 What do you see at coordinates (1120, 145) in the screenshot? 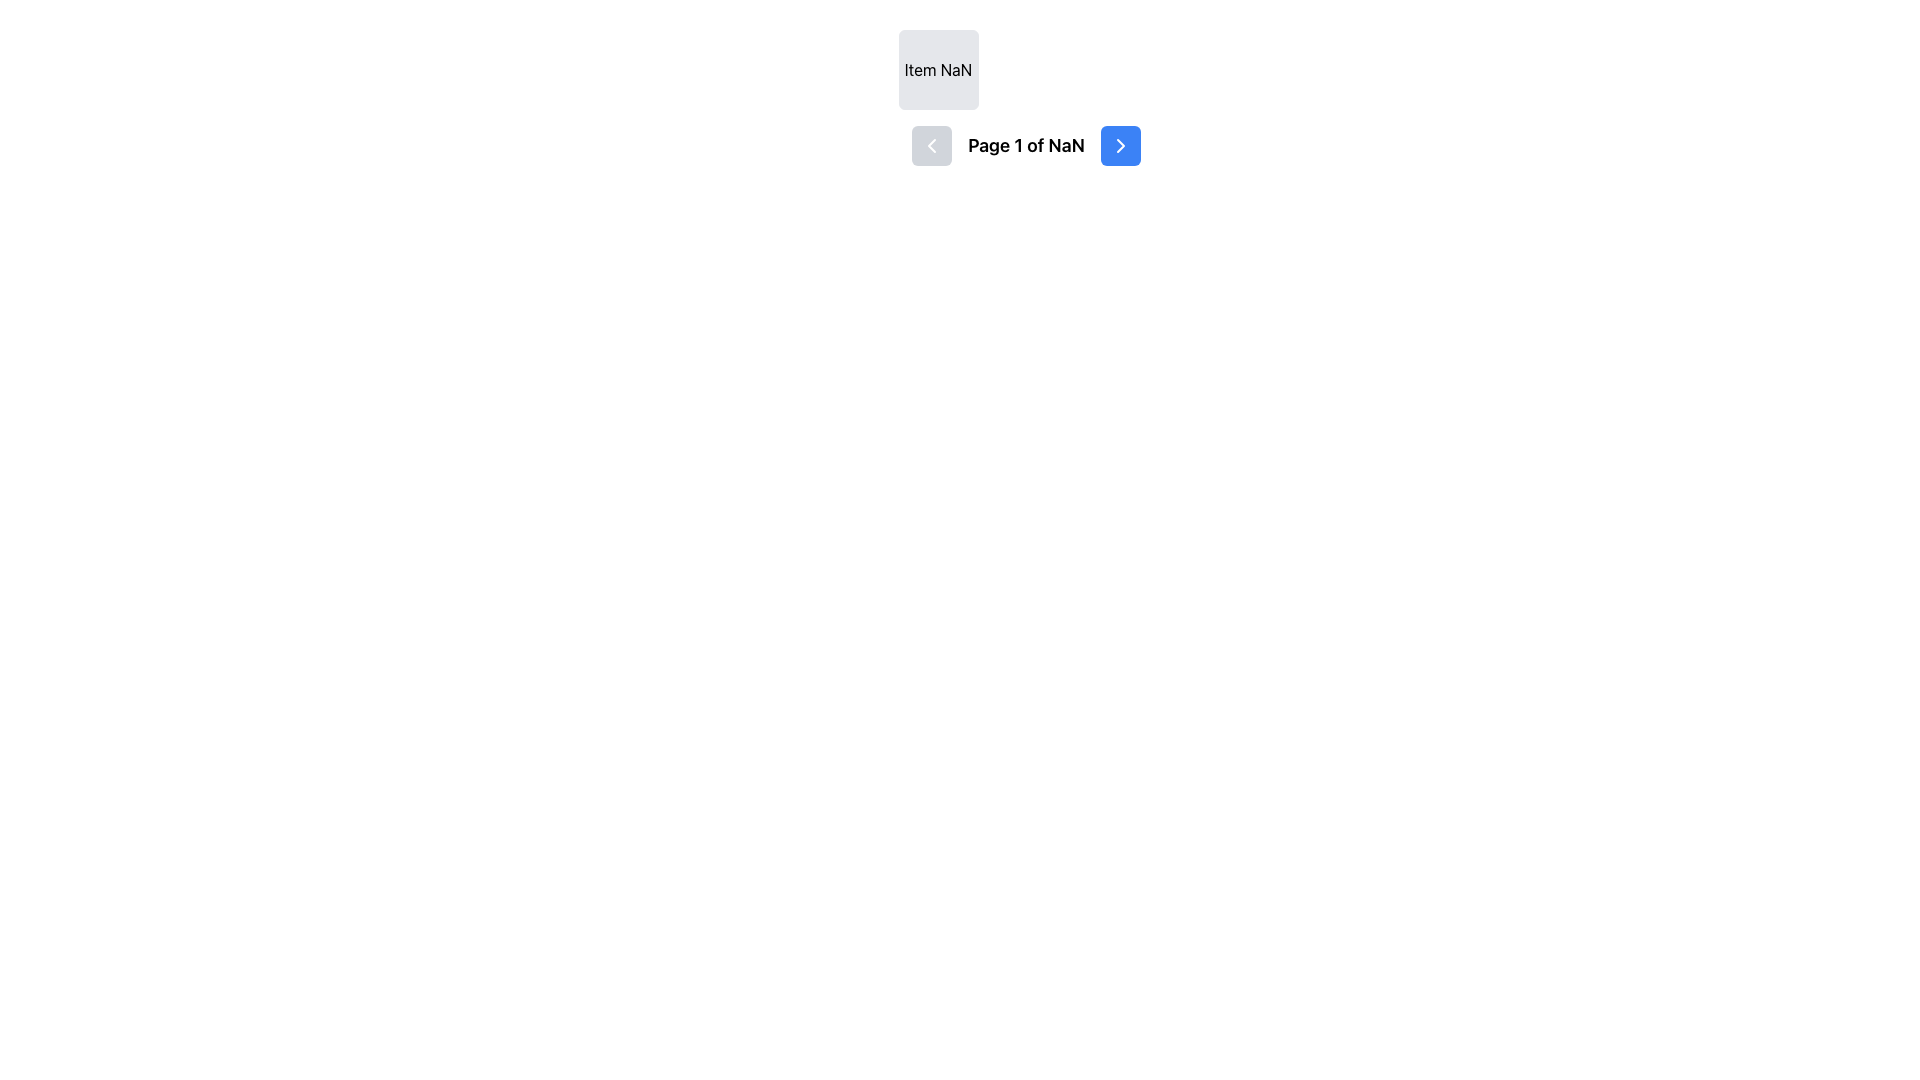
I see `the blue button with a white right-facing chevron icon` at bounding box center [1120, 145].